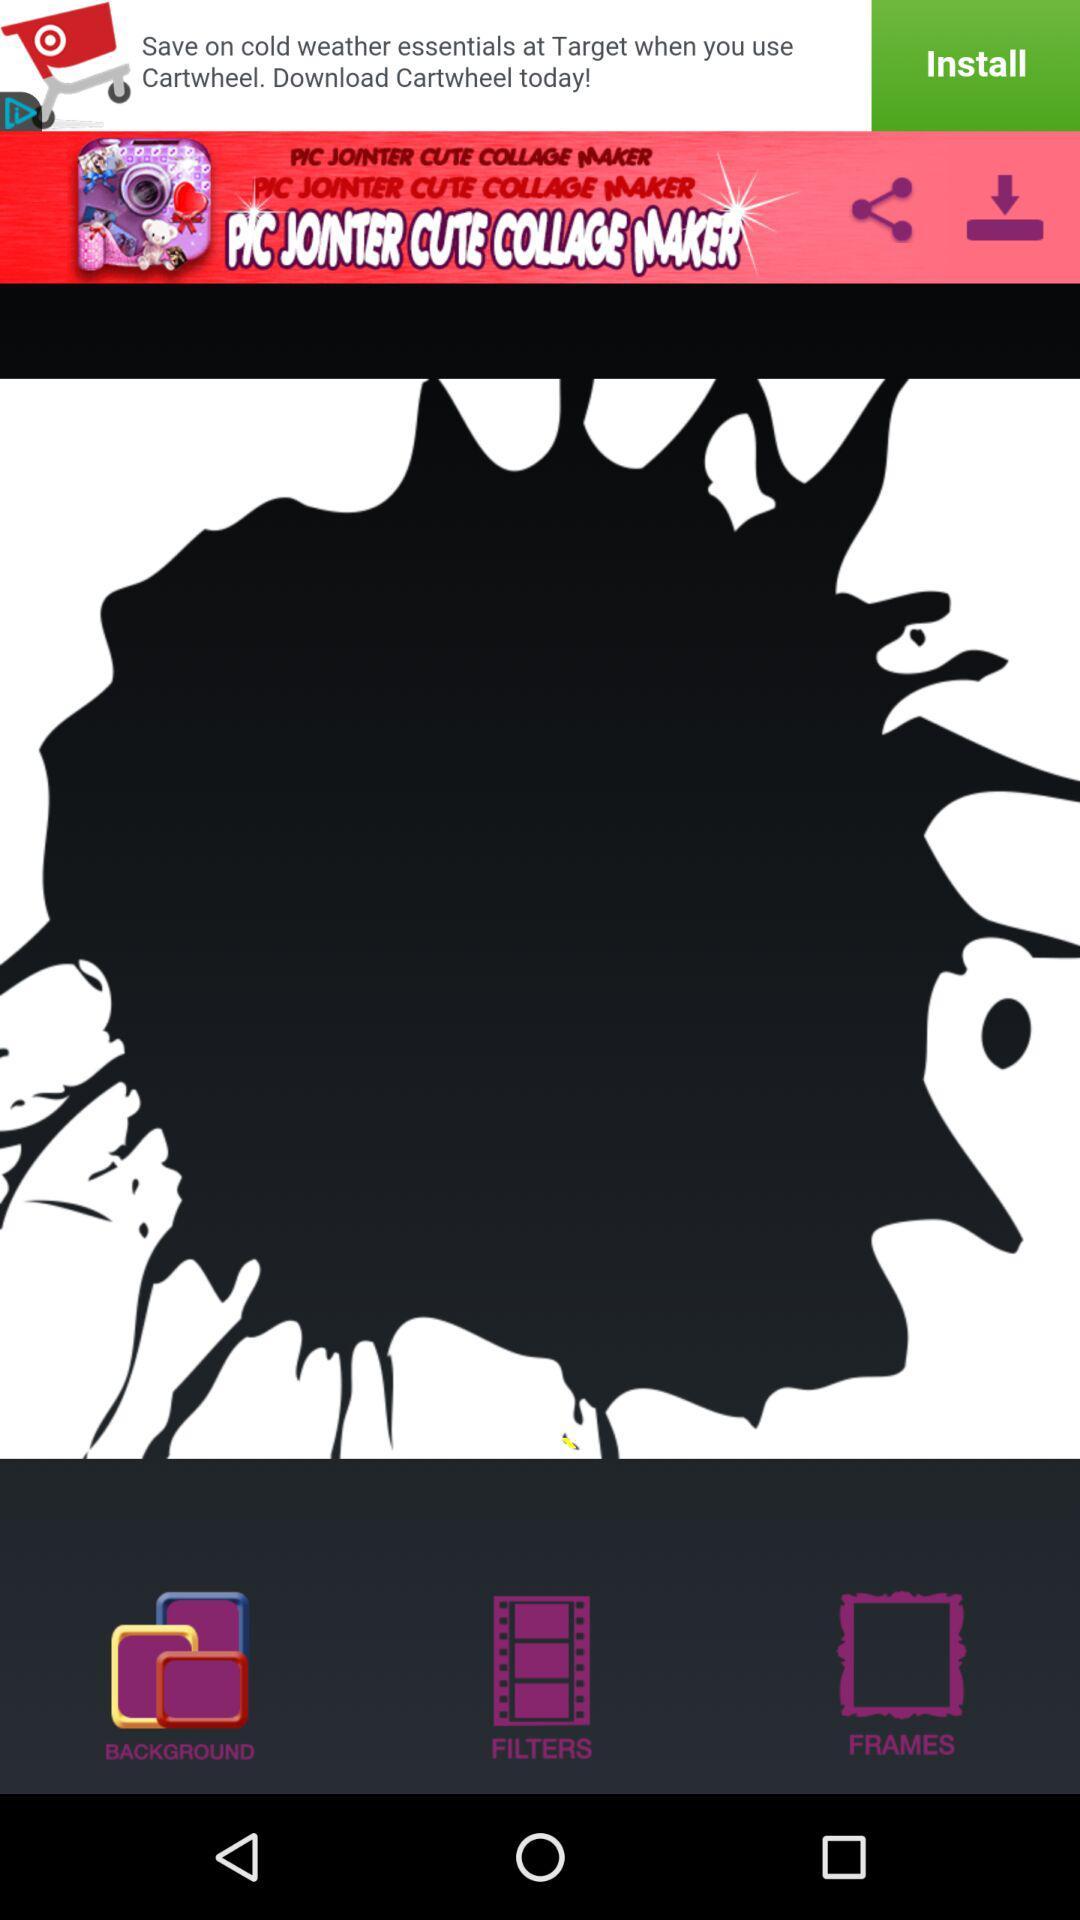 This screenshot has width=1080, height=1920. I want to click on bring up frame selections, so click(898, 1674).